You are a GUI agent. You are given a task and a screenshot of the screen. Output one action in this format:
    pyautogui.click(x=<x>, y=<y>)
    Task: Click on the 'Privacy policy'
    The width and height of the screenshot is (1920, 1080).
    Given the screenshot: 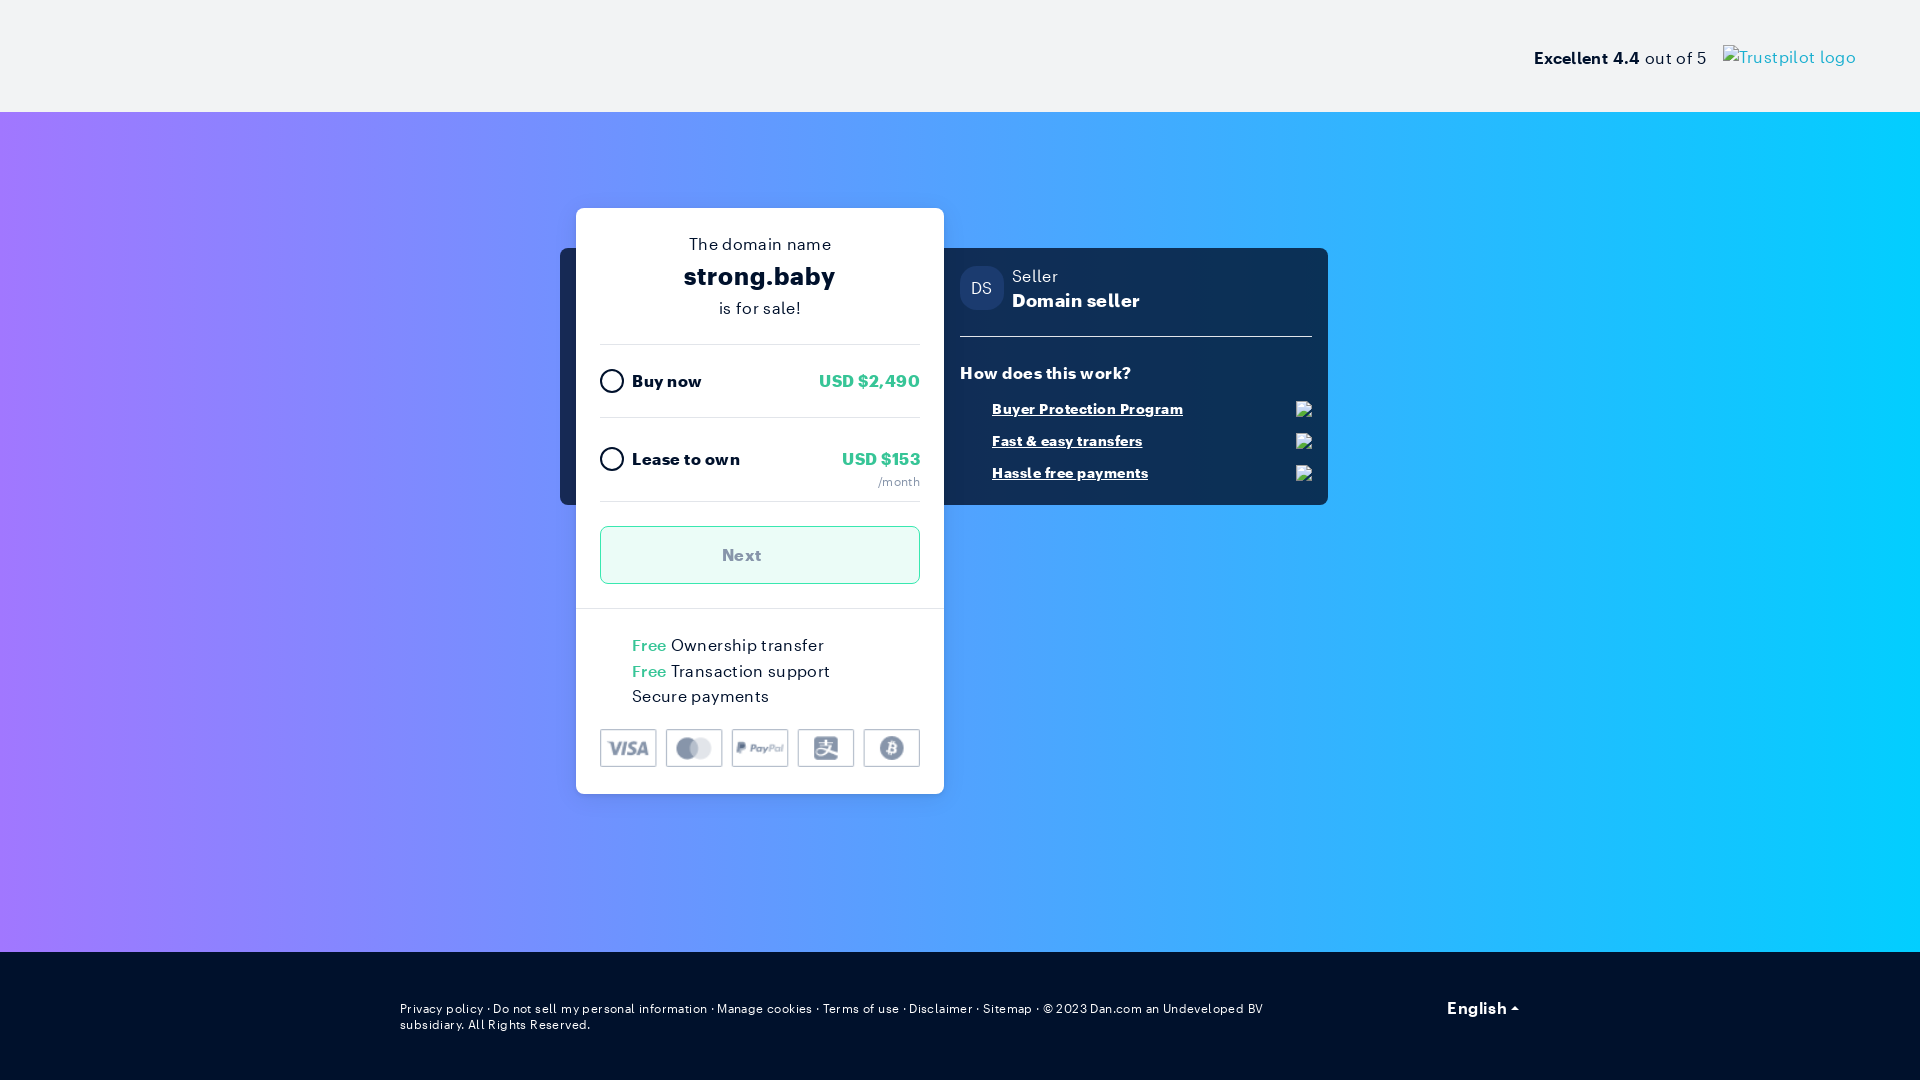 What is the action you would take?
    pyautogui.click(x=440, y=1007)
    